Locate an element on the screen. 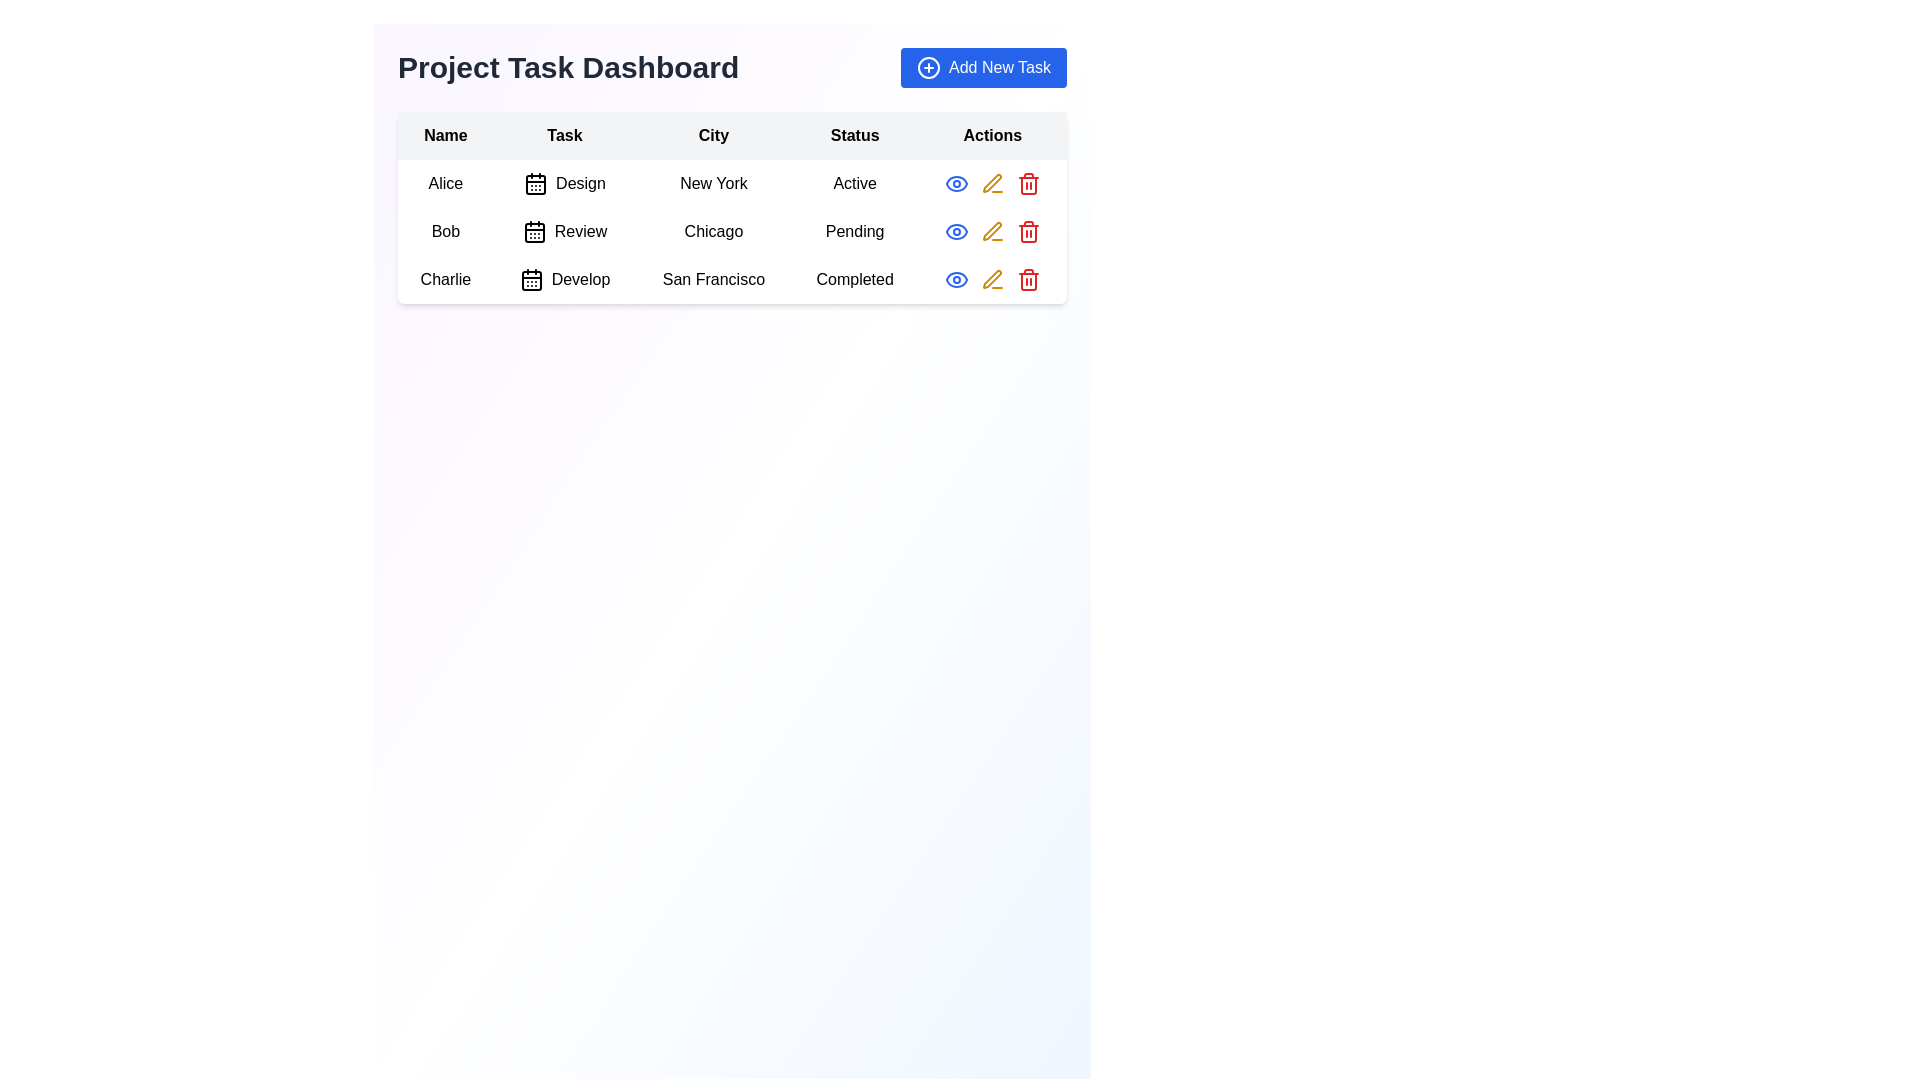 The height and width of the screenshot is (1080, 1920). the calendar icon located in the 'Task' column of the second row, which is represented by a minimalist design with a box outline and grid of dots is located at coordinates (534, 230).